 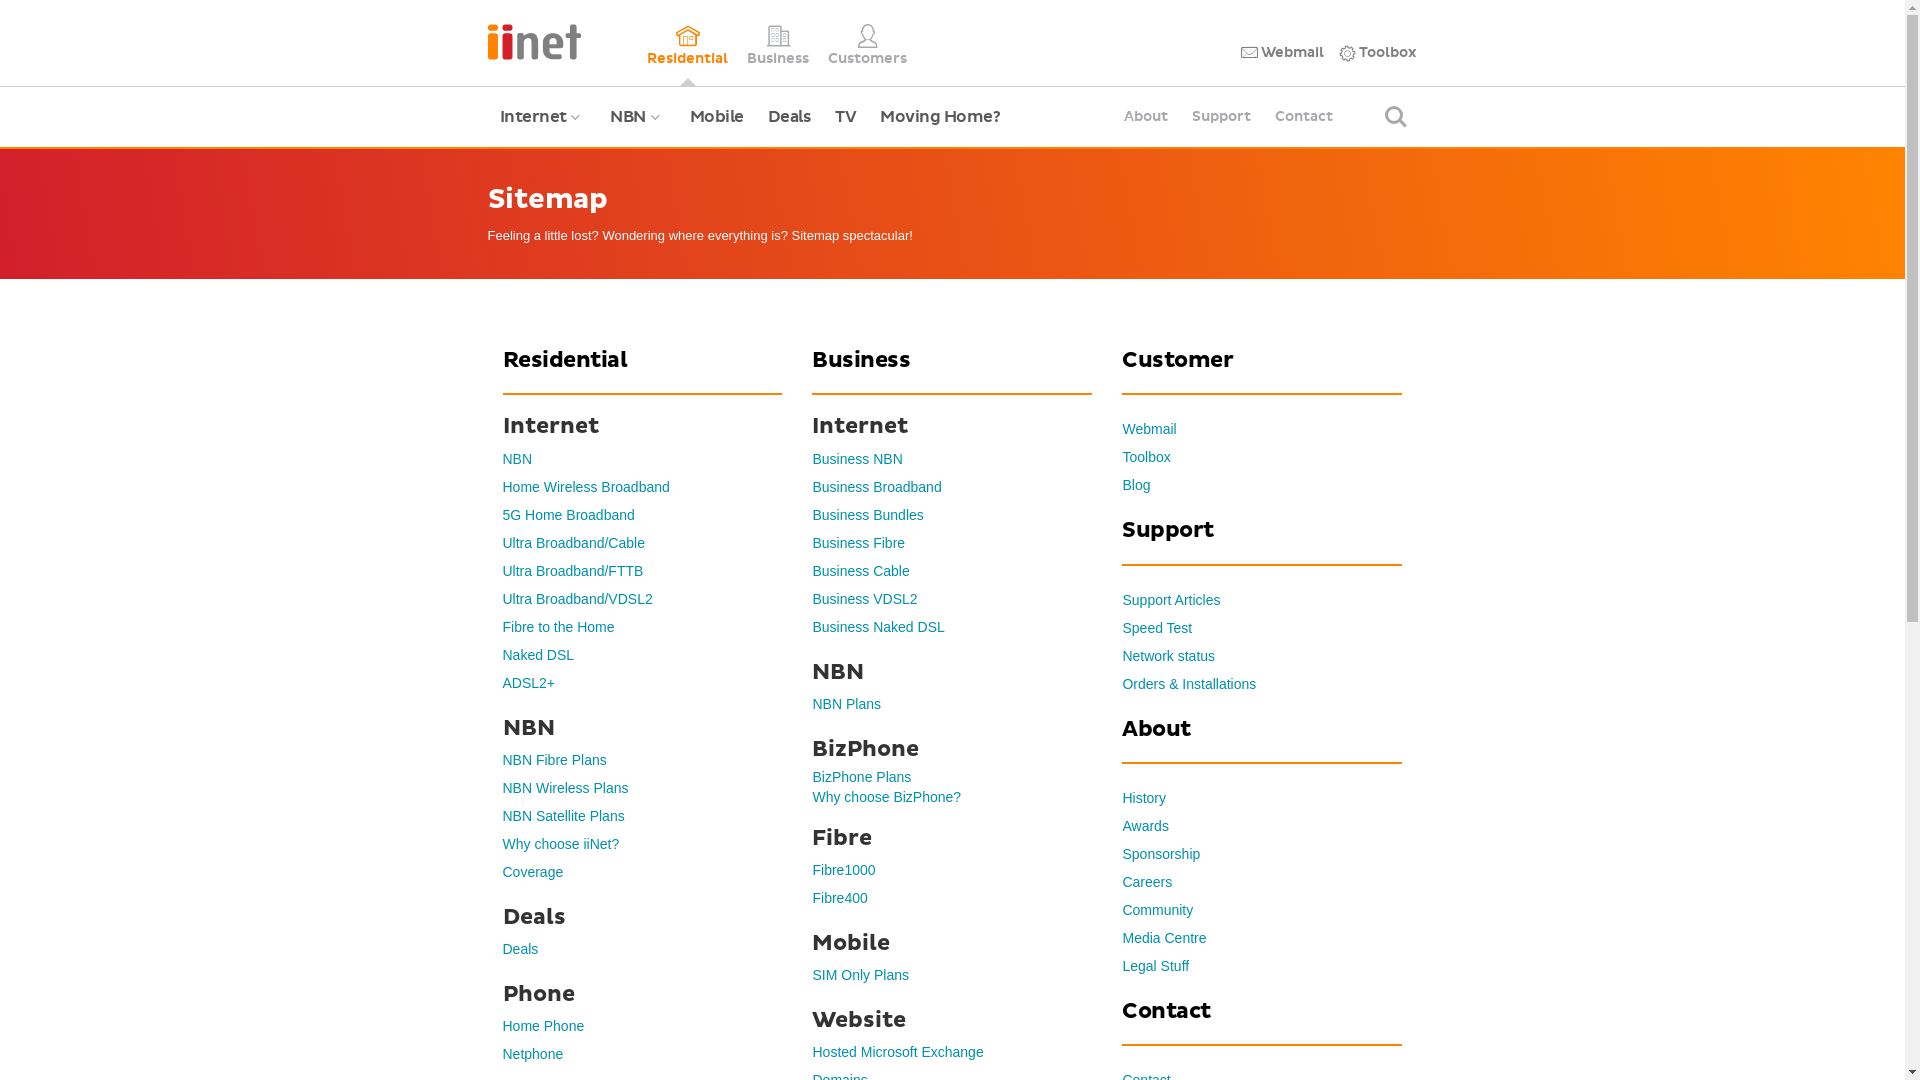 What do you see at coordinates (1122, 427) in the screenshot?
I see `'Webmail'` at bounding box center [1122, 427].